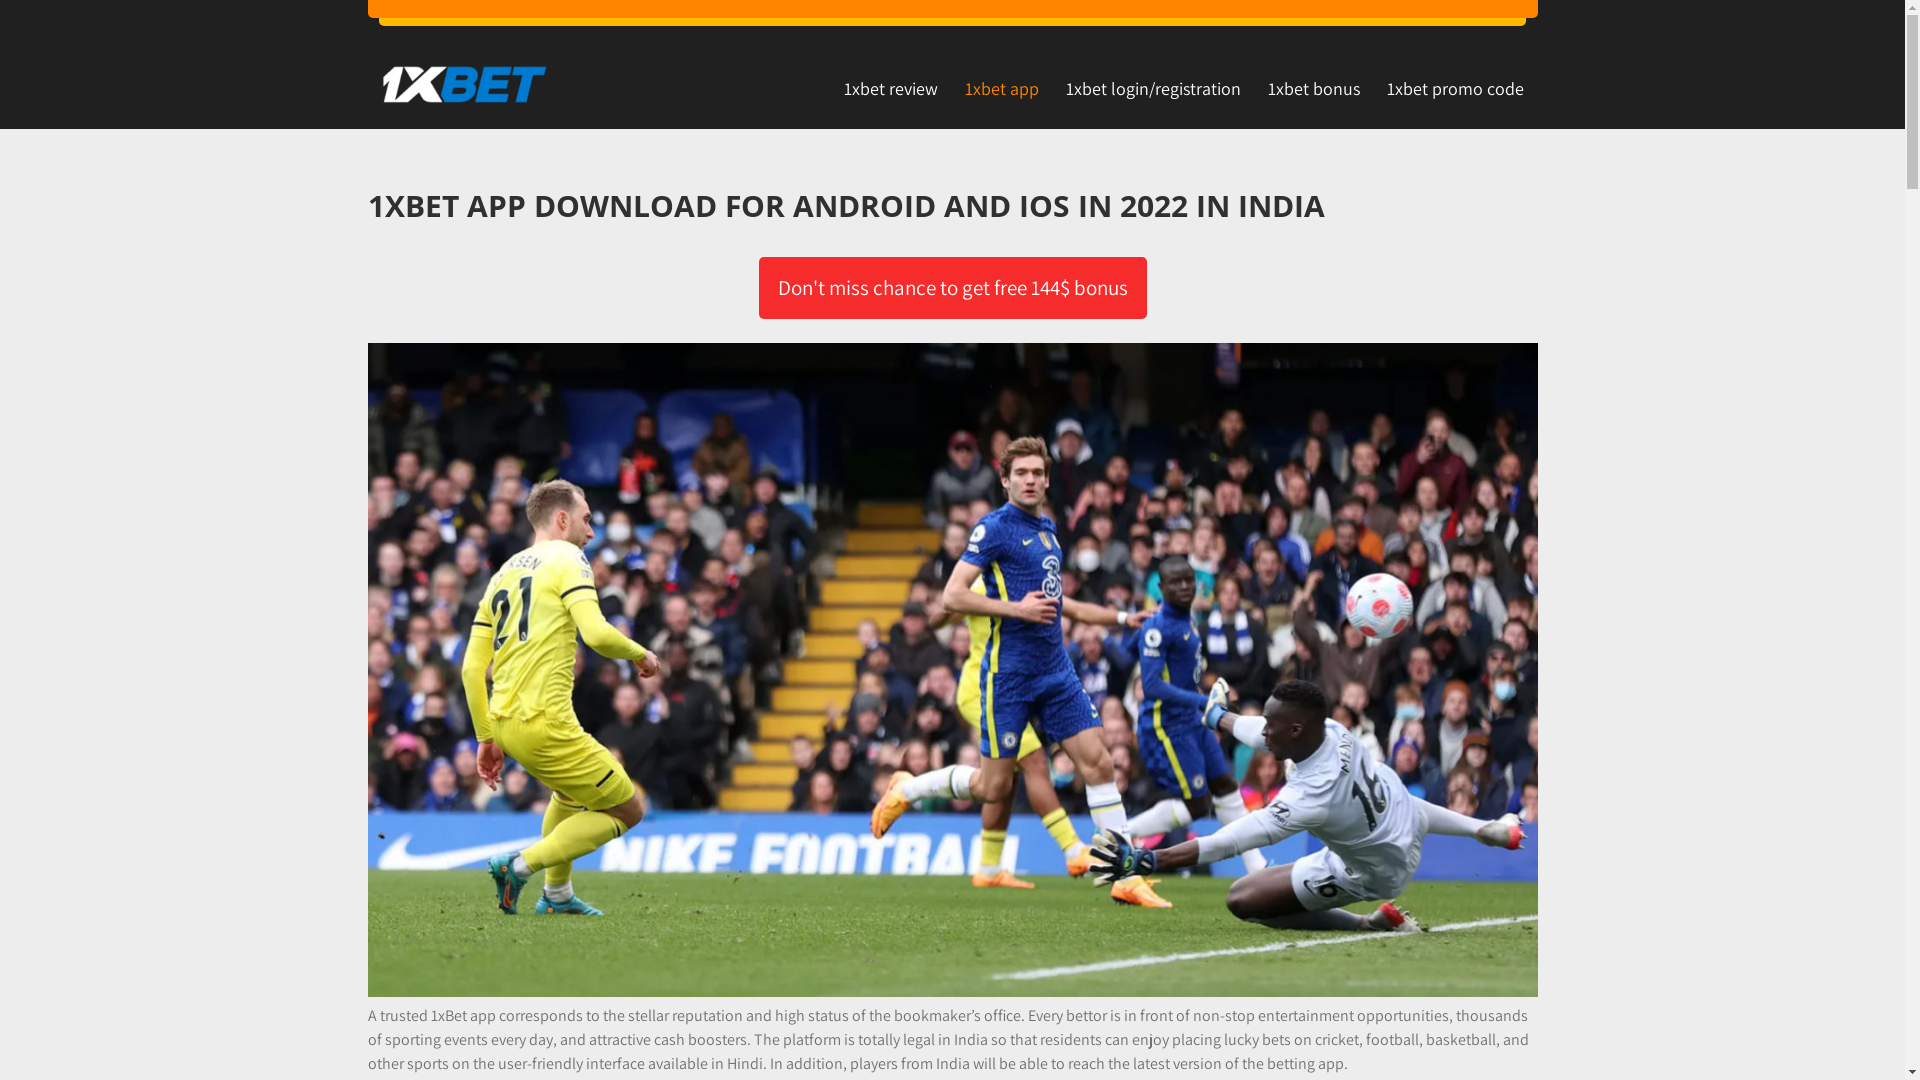 The image size is (1920, 1080). What do you see at coordinates (1152, 87) in the screenshot?
I see `'1xbet login/registration'` at bounding box center [1152, 87].